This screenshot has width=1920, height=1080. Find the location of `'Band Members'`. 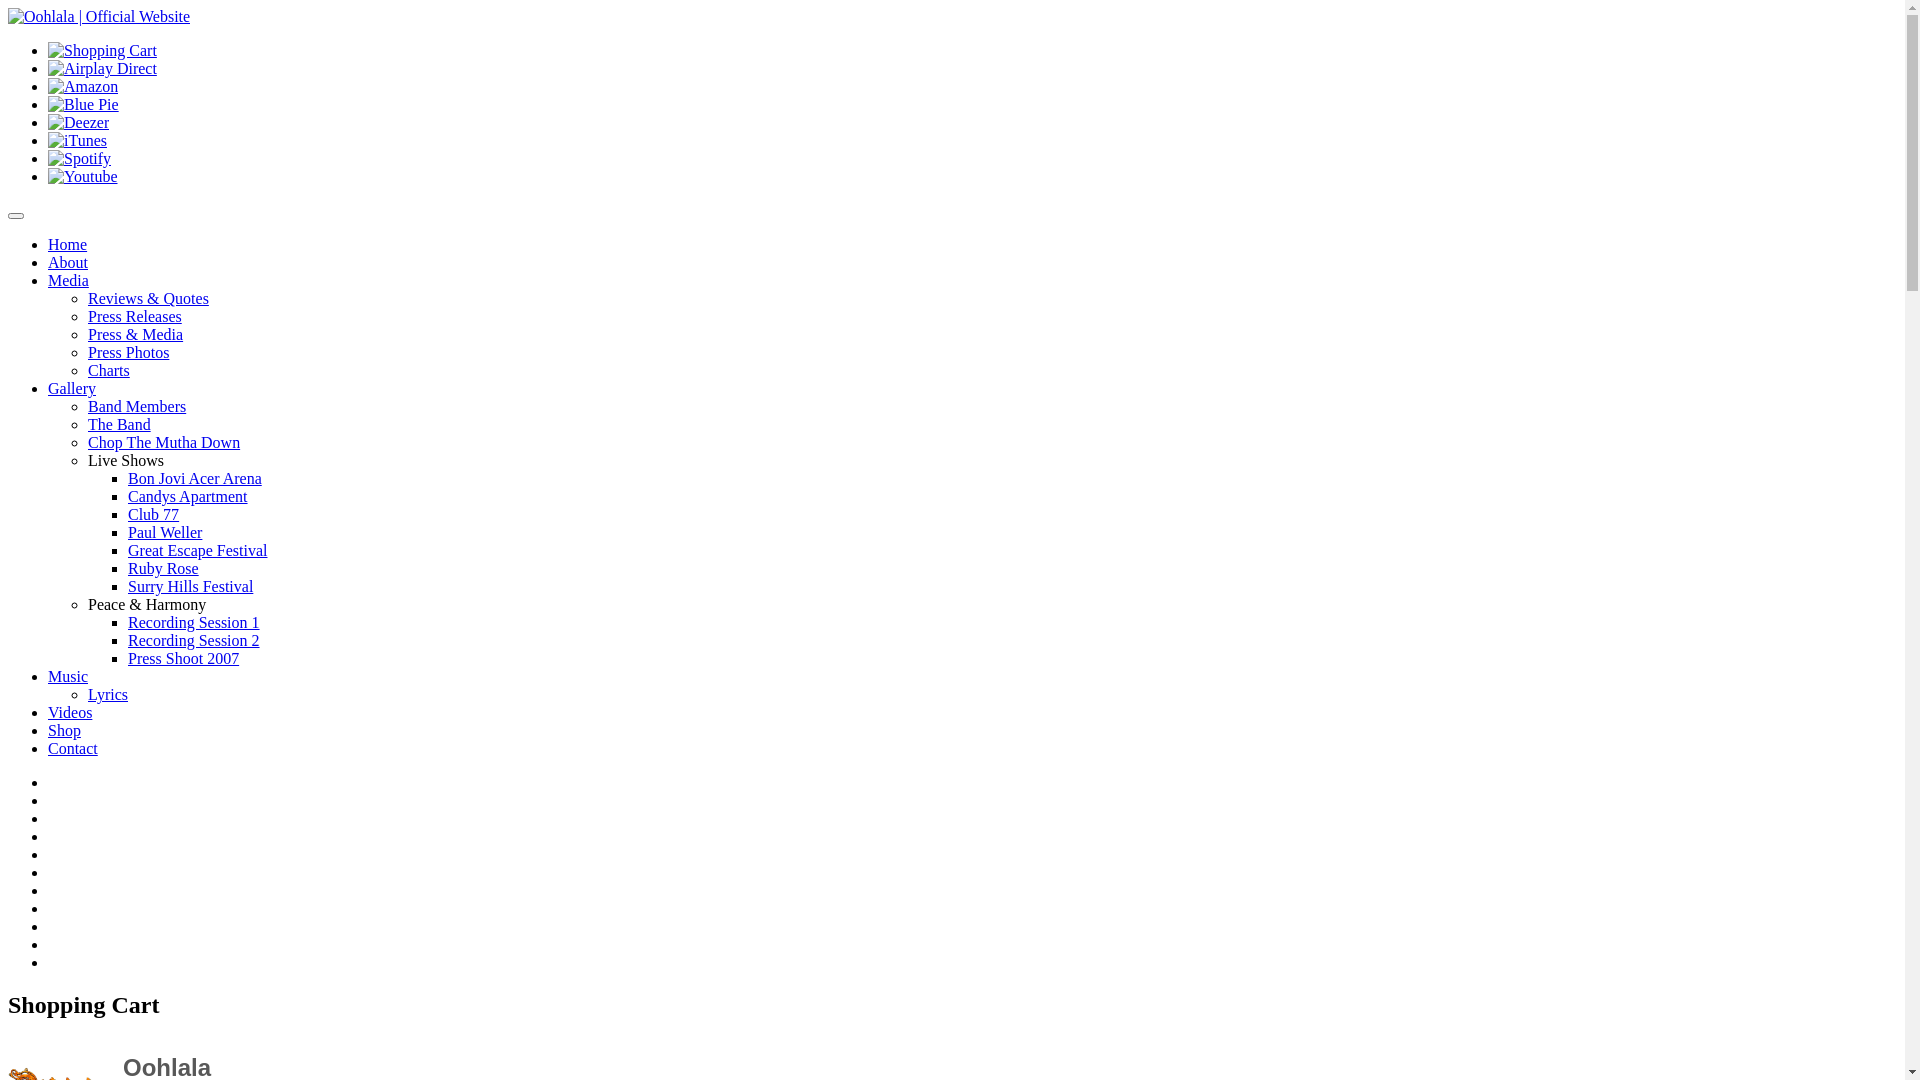

'Band Members' is located at coordinates (86, 405).